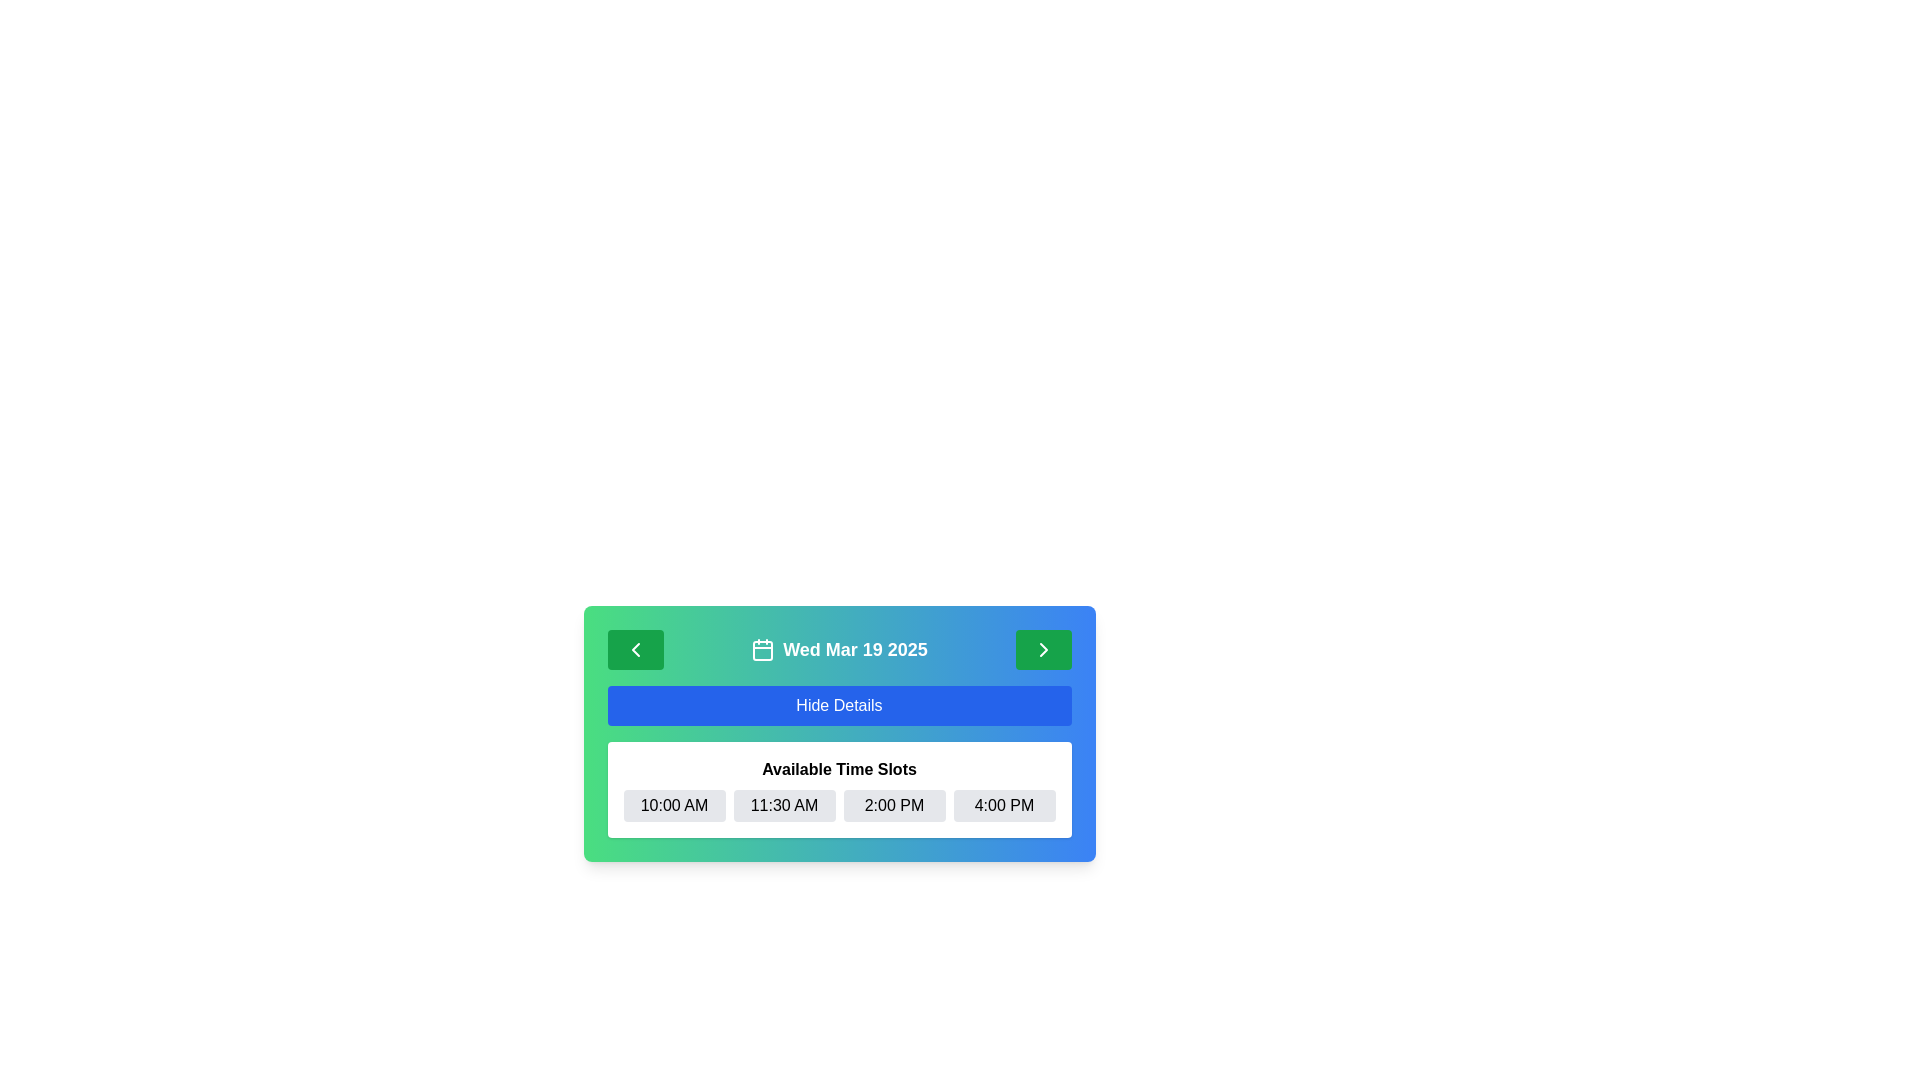 This screenshot has height=1080, width=1920. I want to click on the rectangular button labeled '11:30 AM' with a light gray background to choose the time slot, so click(783, 805).